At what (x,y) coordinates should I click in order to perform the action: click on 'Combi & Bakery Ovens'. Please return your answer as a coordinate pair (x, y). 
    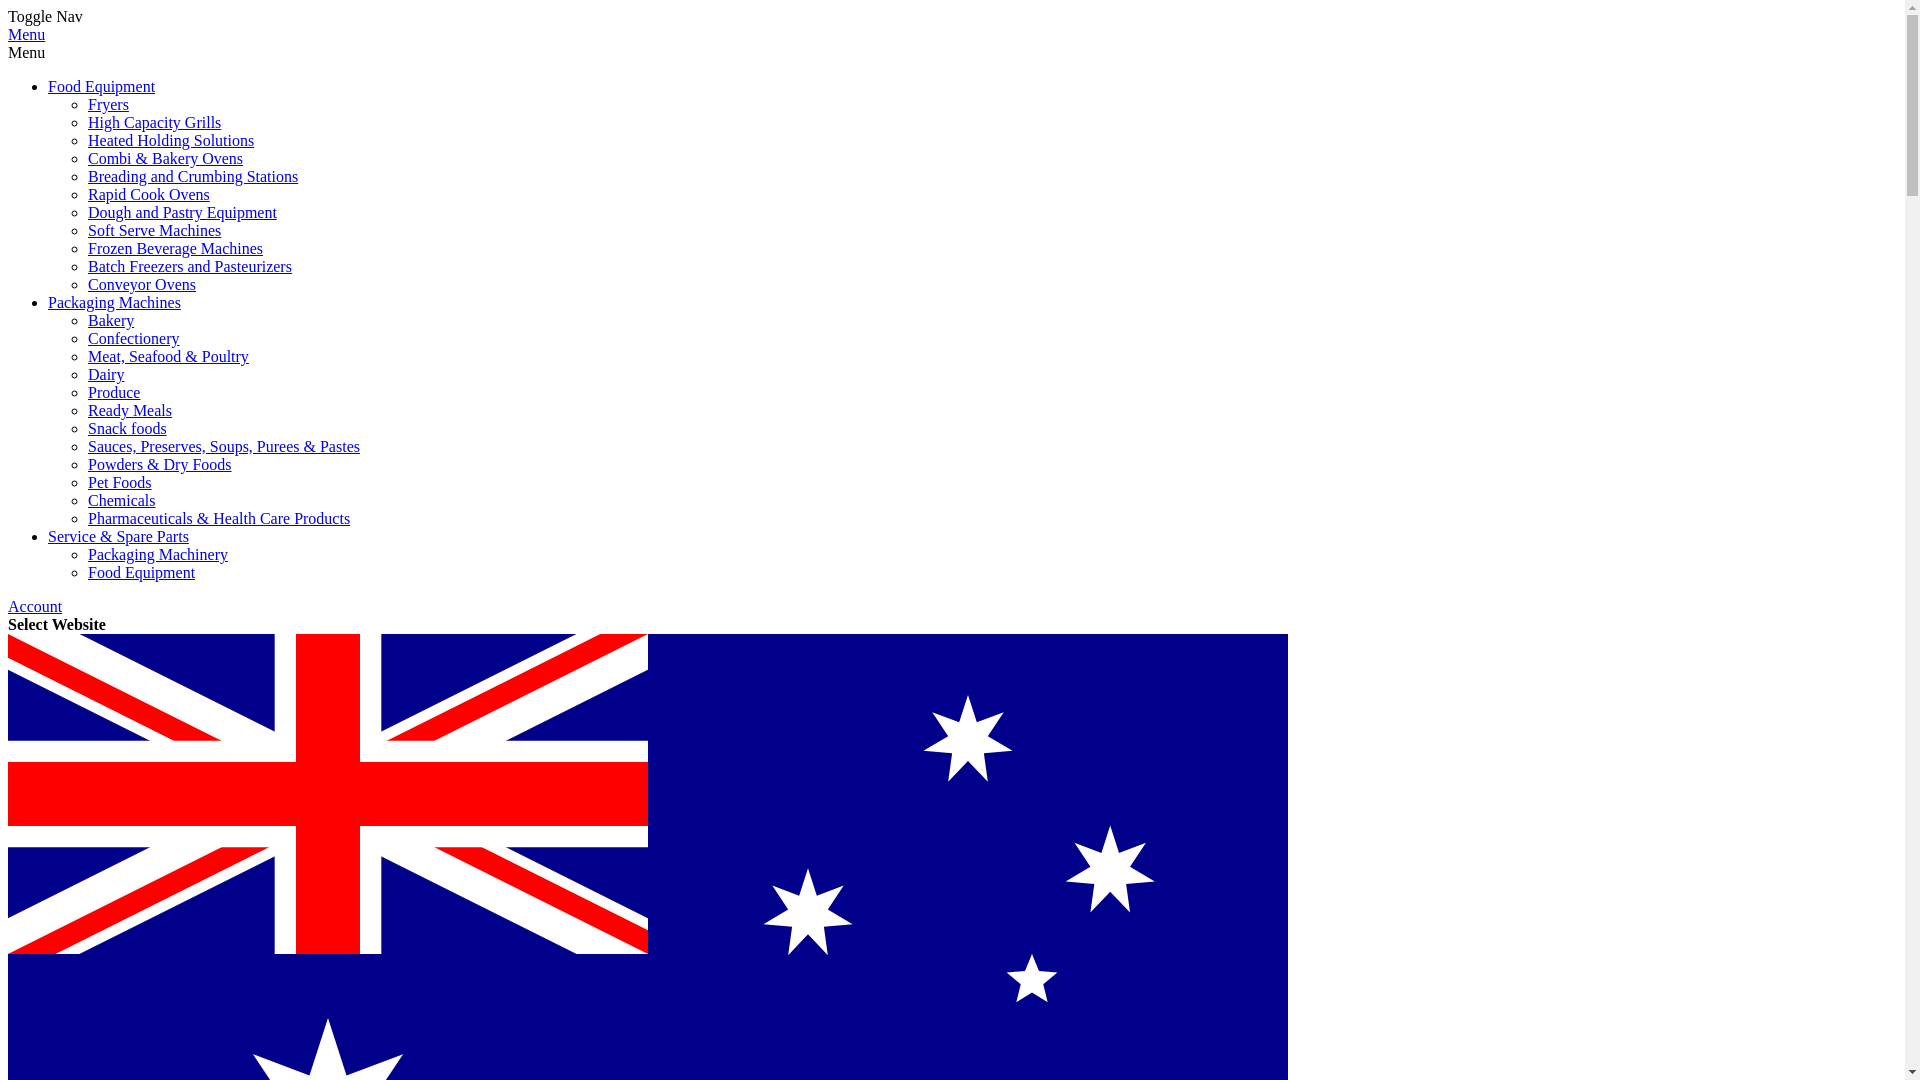
    Looking at the image, I should click on (165, 157).